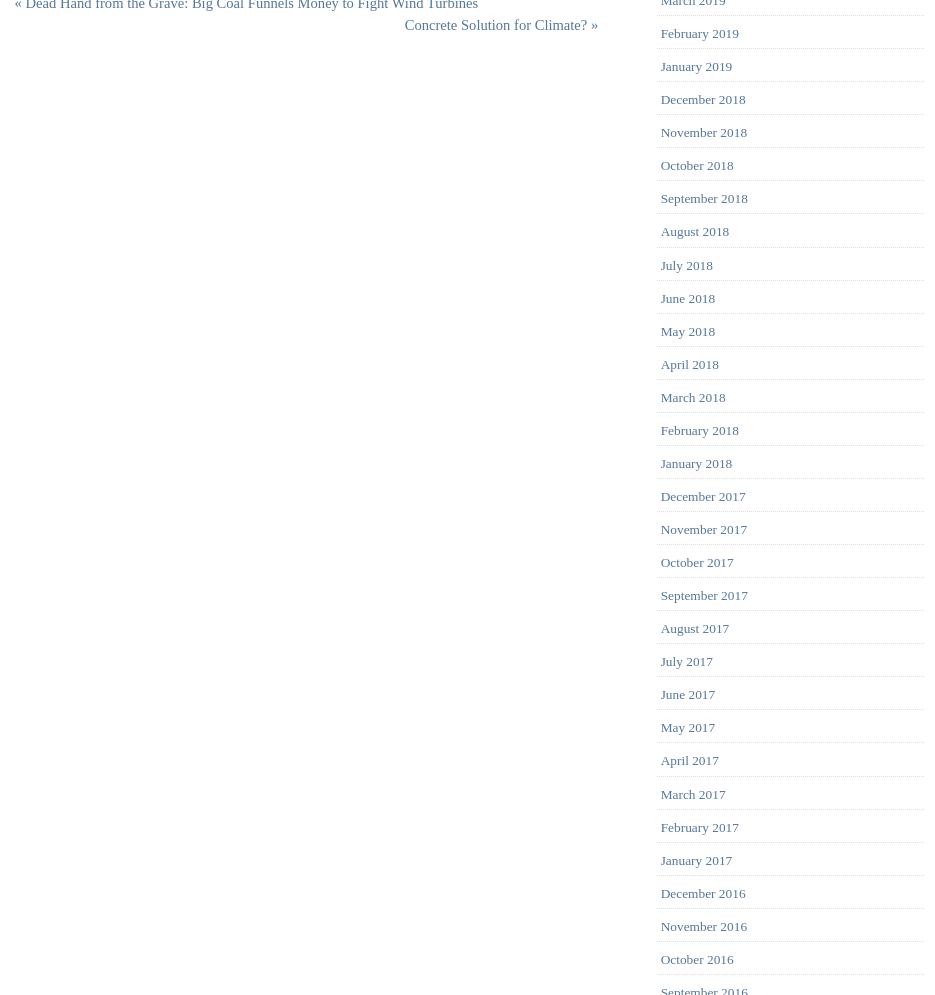 The width and height of the screenshot is (935, 995). Describe the element at coordinates (702, 528) in the screenshot. I see `'November 2017'` at that location.